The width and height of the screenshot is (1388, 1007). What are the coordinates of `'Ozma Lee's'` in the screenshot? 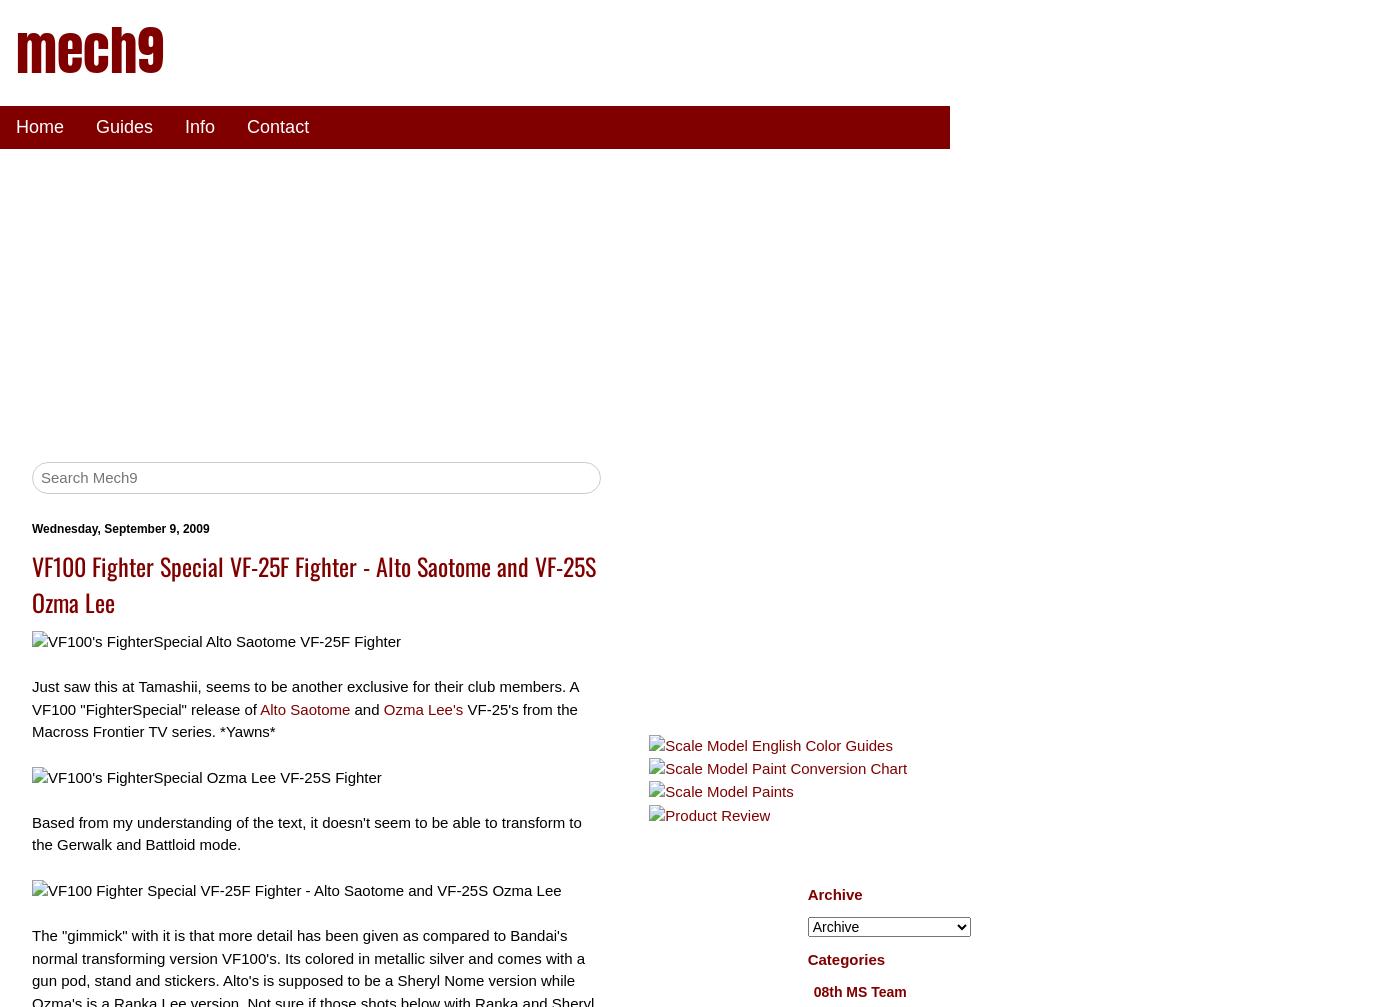 It's located at (422, 707).